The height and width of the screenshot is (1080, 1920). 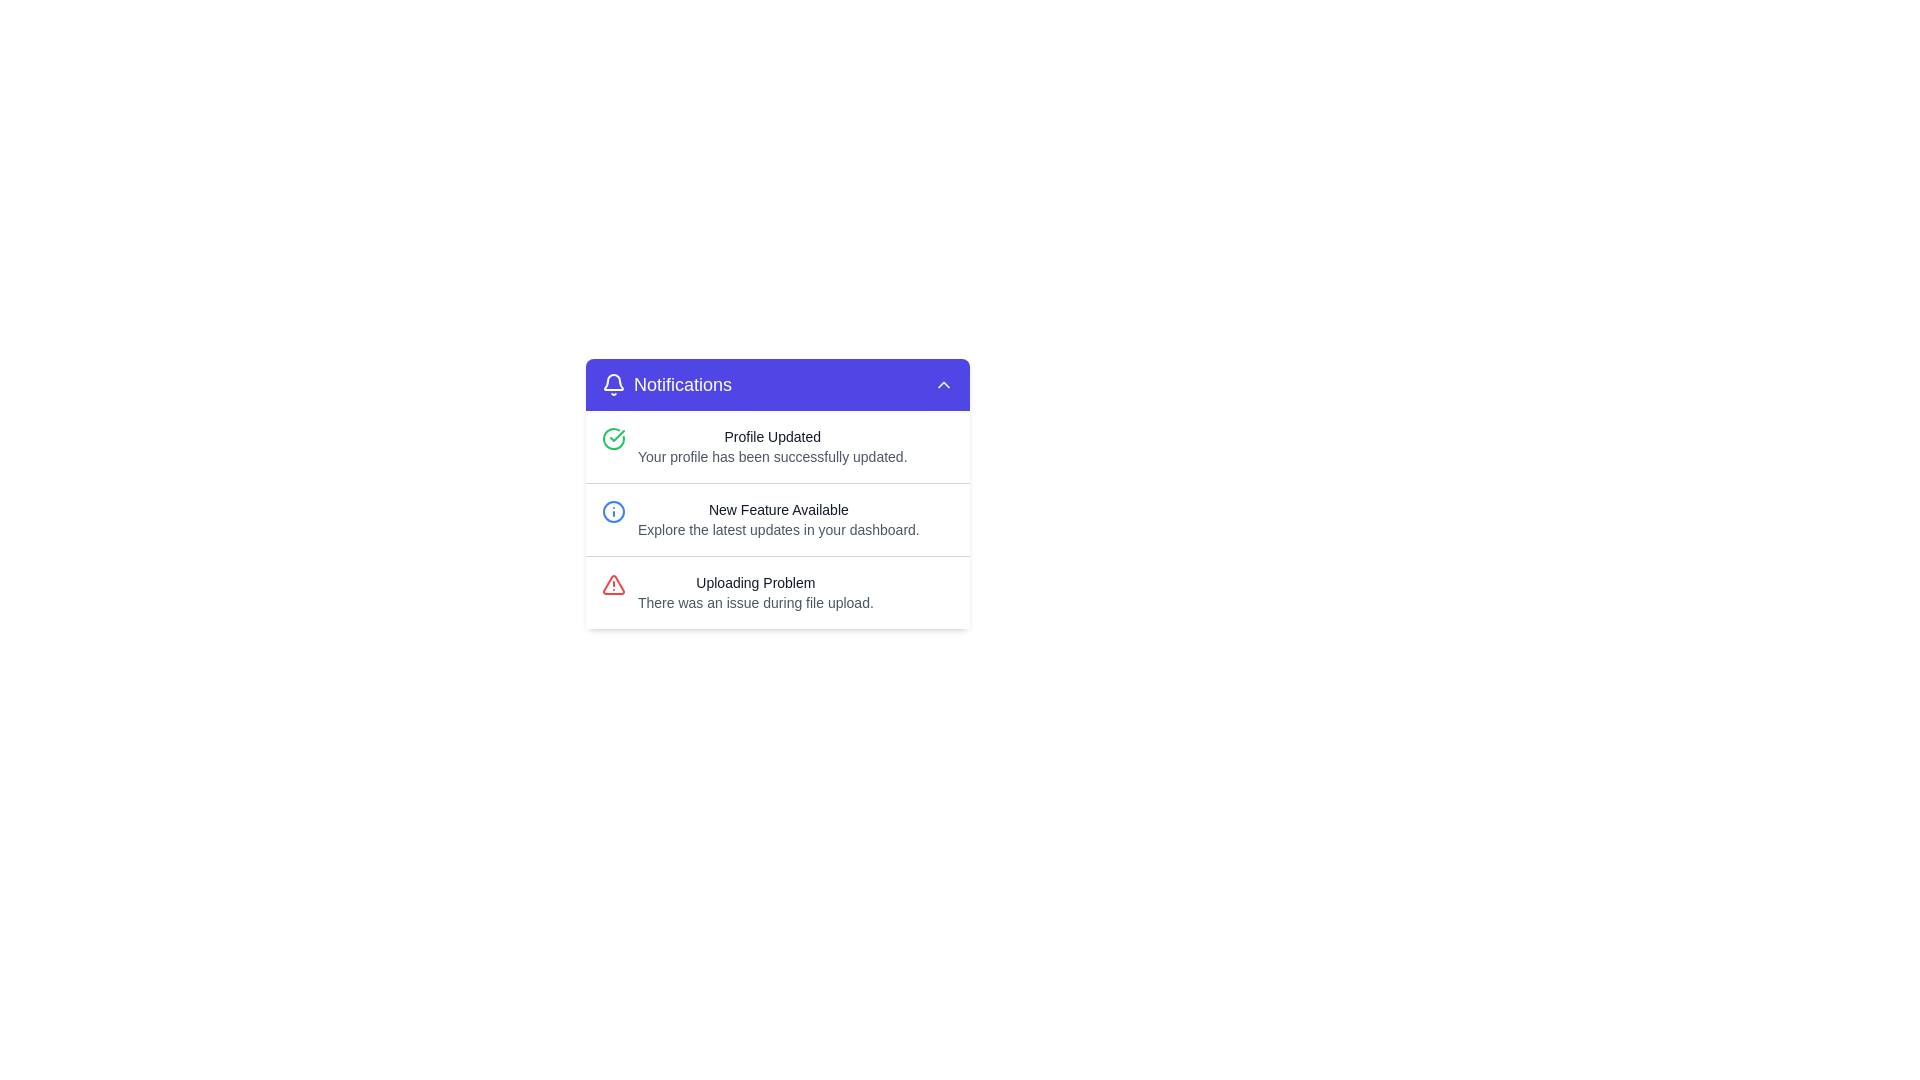 What do you see at coordinates (777, 519) in the screenshot?
I see `the Notification text block, which informs users about the availability of new features, positioned between the profile update notification and the uploading problem notification` at bounding box center [777, 519].